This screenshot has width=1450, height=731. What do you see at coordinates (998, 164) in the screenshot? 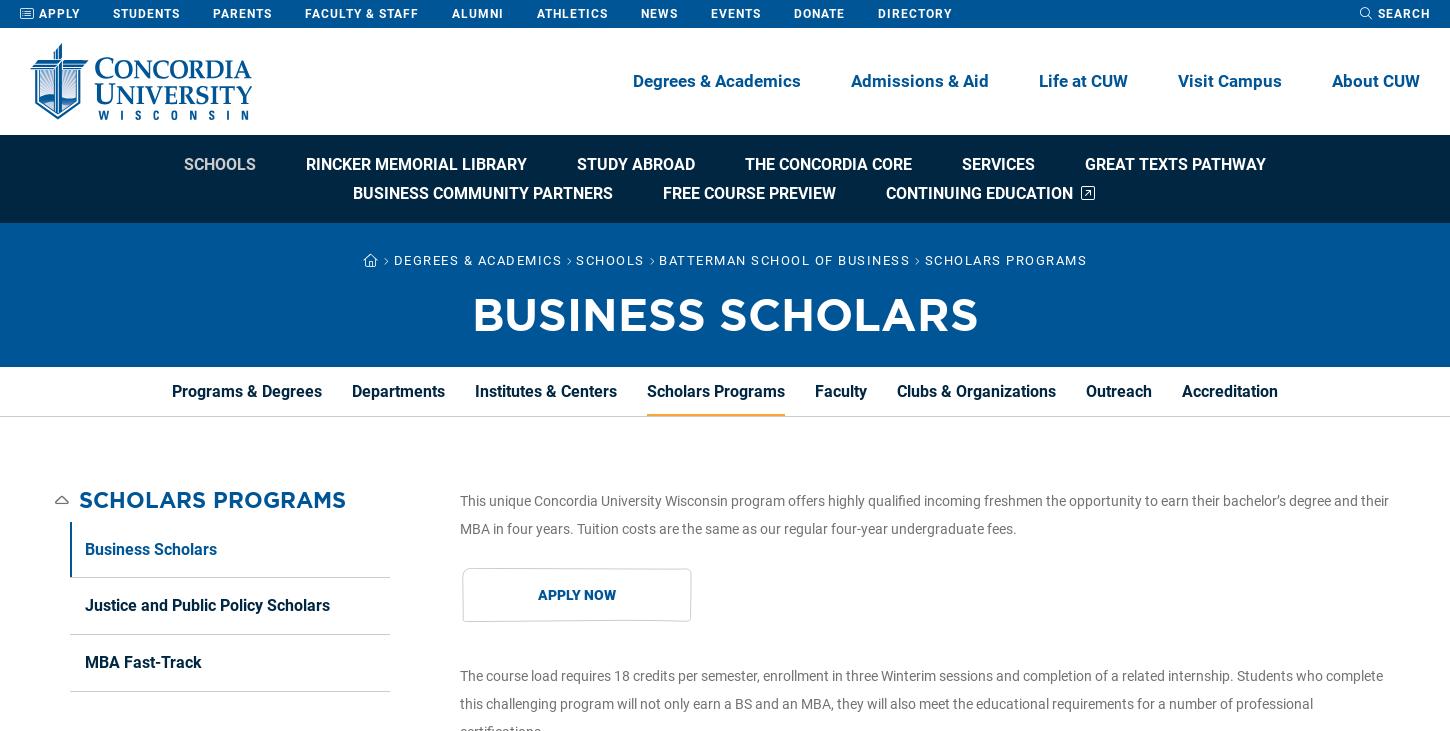
I see `'Services'` at bounding box center [998, 164].